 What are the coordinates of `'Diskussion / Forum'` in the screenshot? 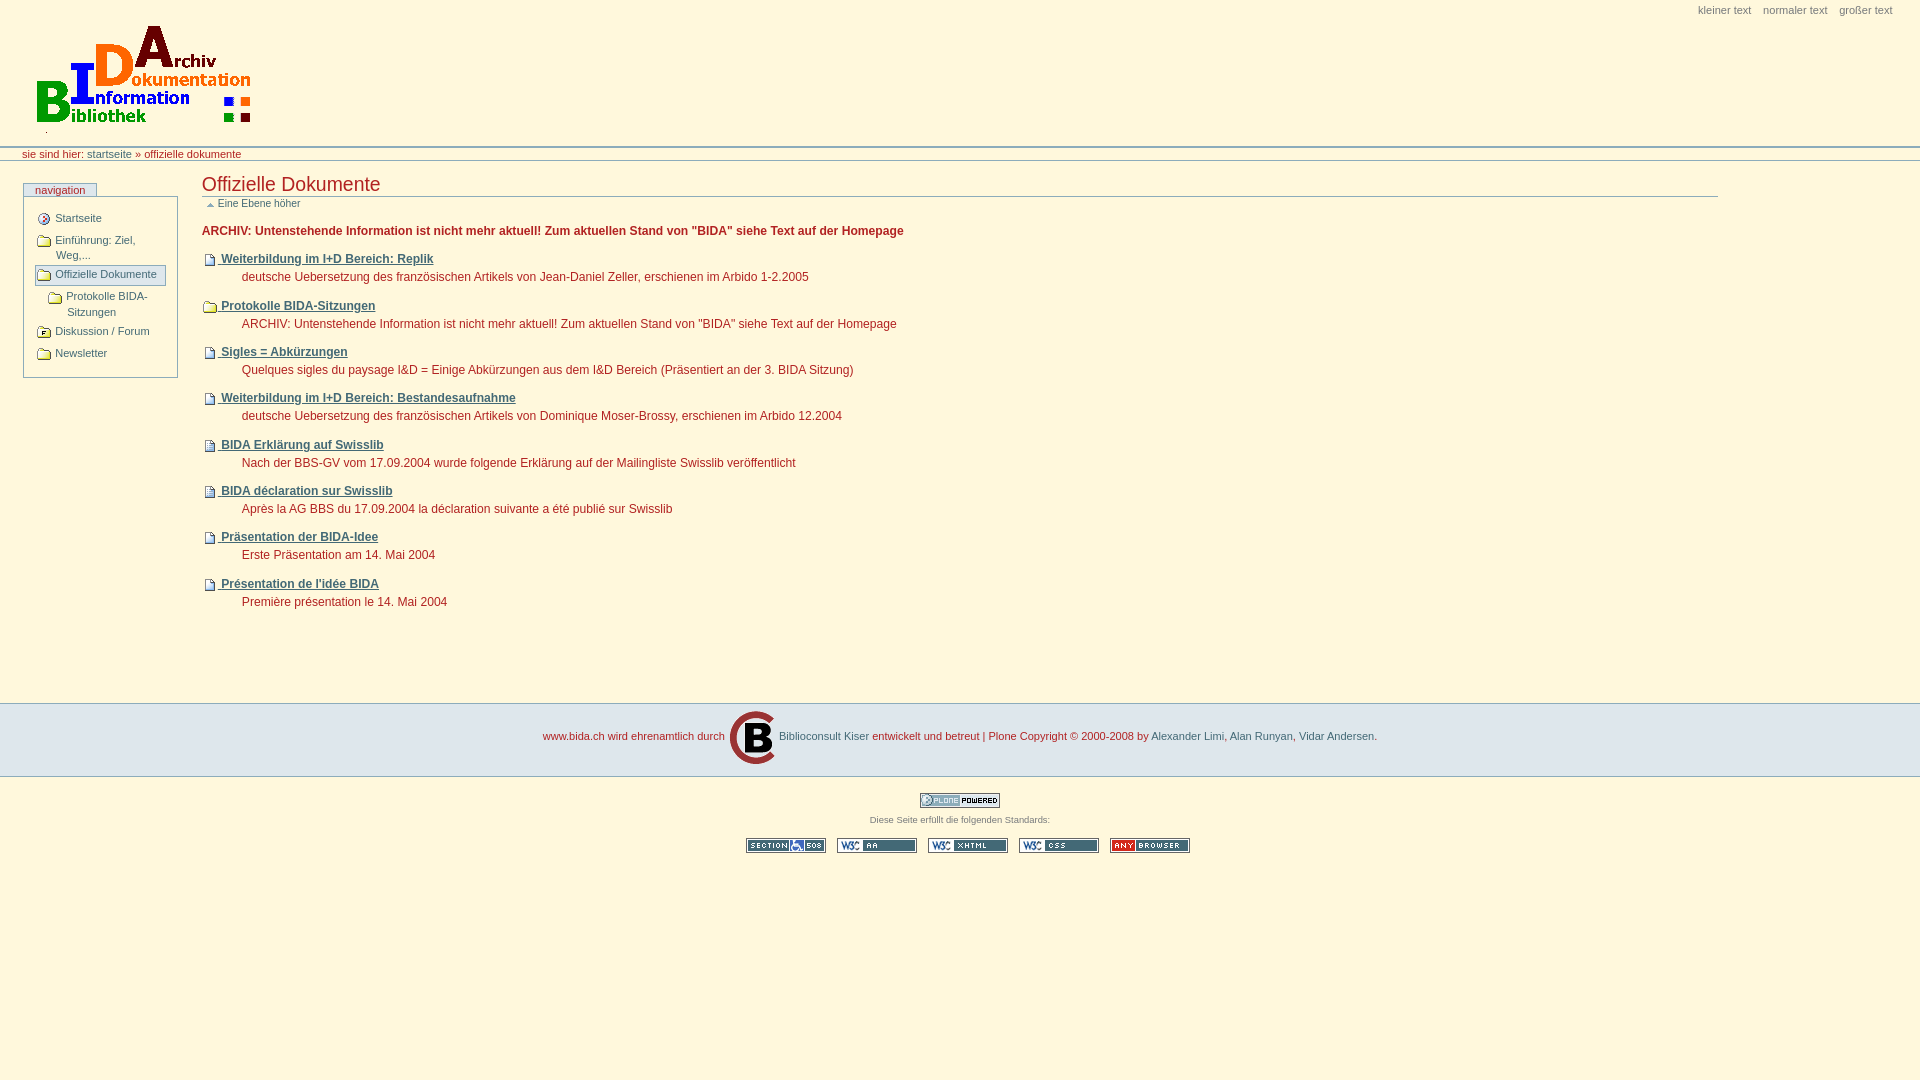 It's located at (99, 331).